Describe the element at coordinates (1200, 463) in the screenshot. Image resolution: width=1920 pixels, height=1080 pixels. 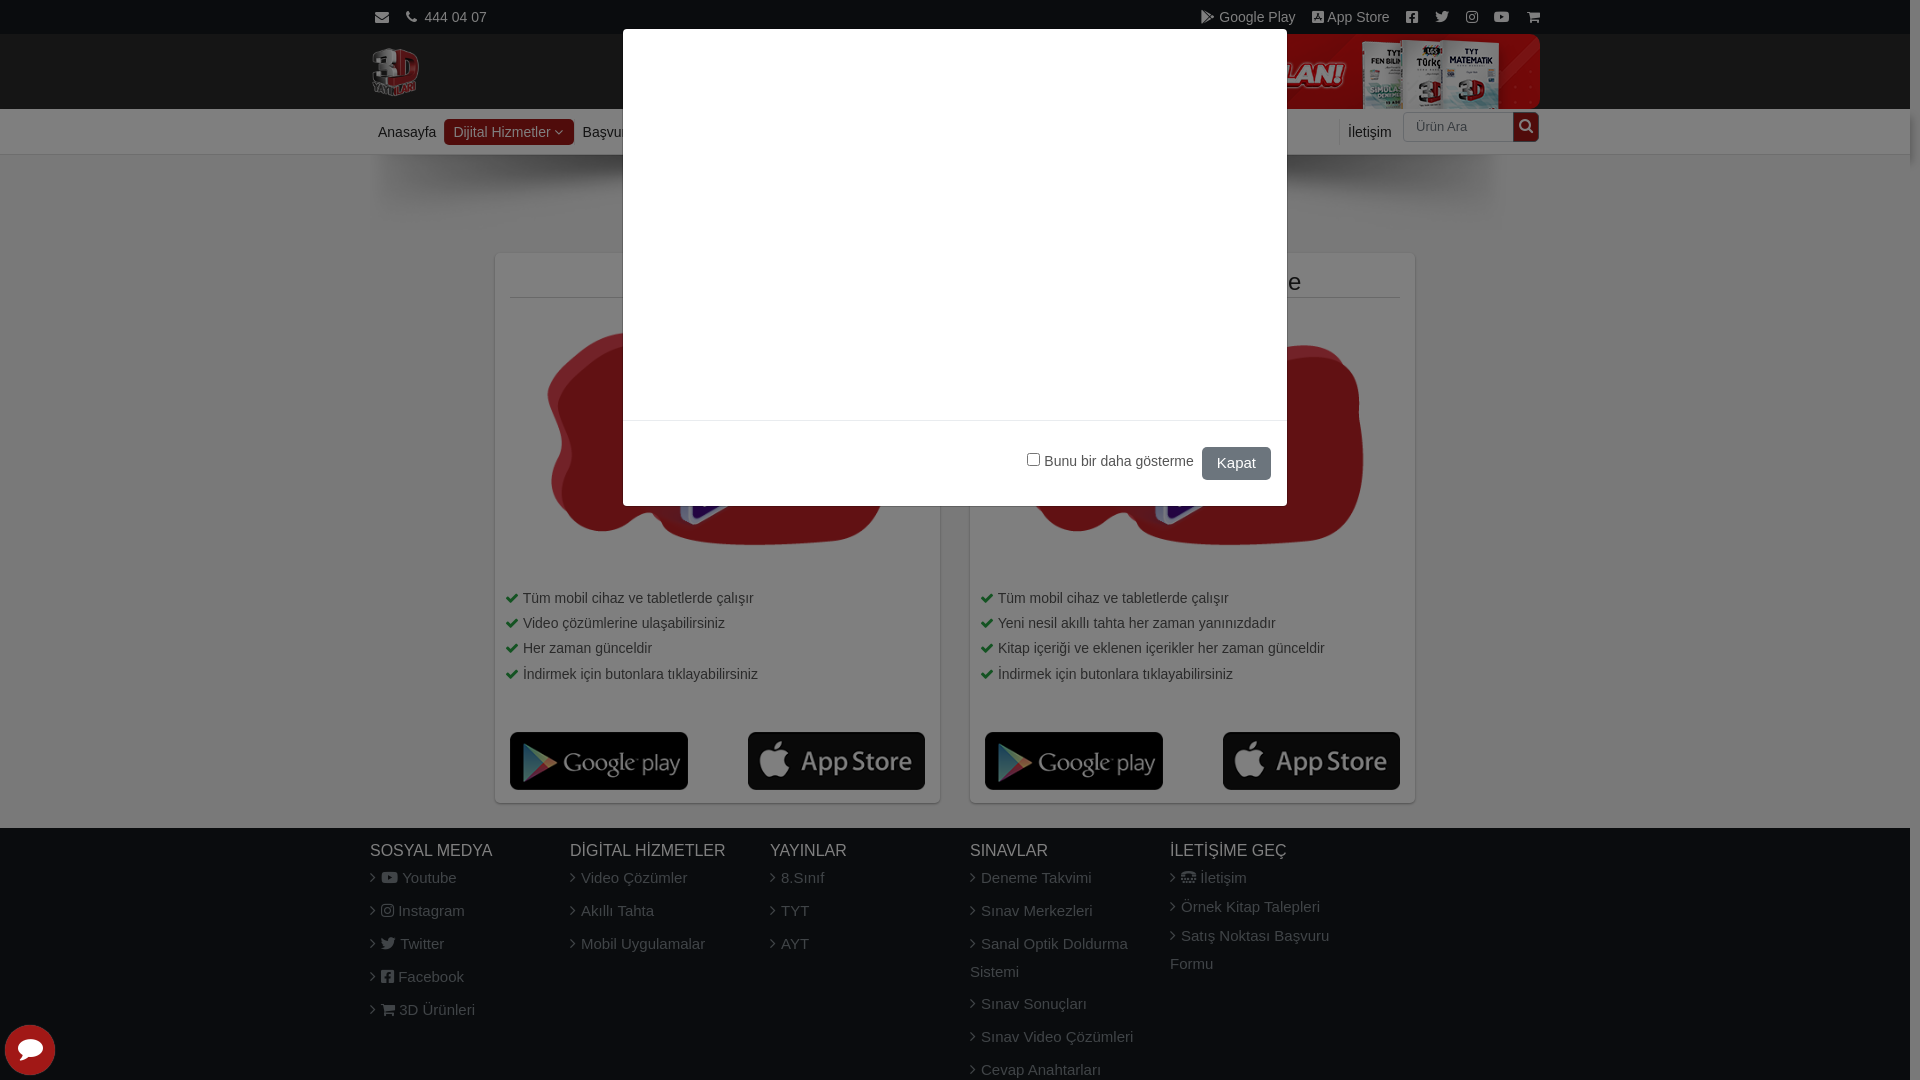
I see `'Kapat'` at that location.